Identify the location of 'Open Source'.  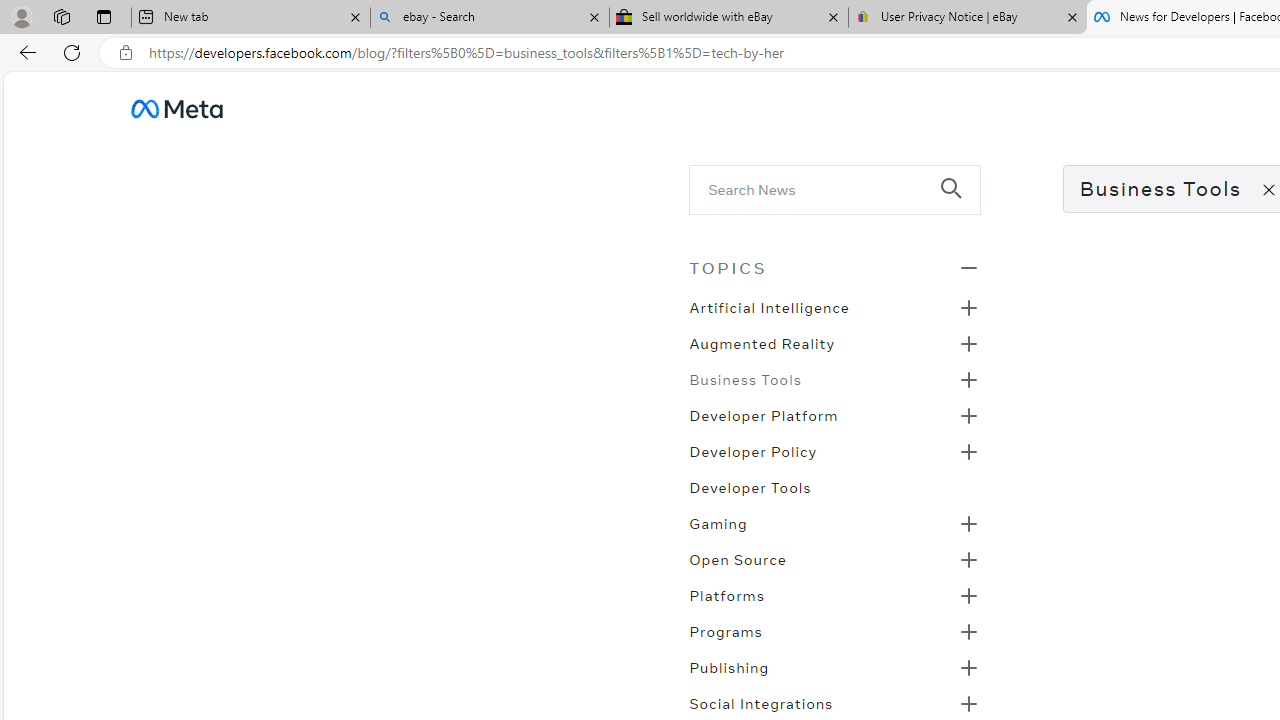
(736, 558).